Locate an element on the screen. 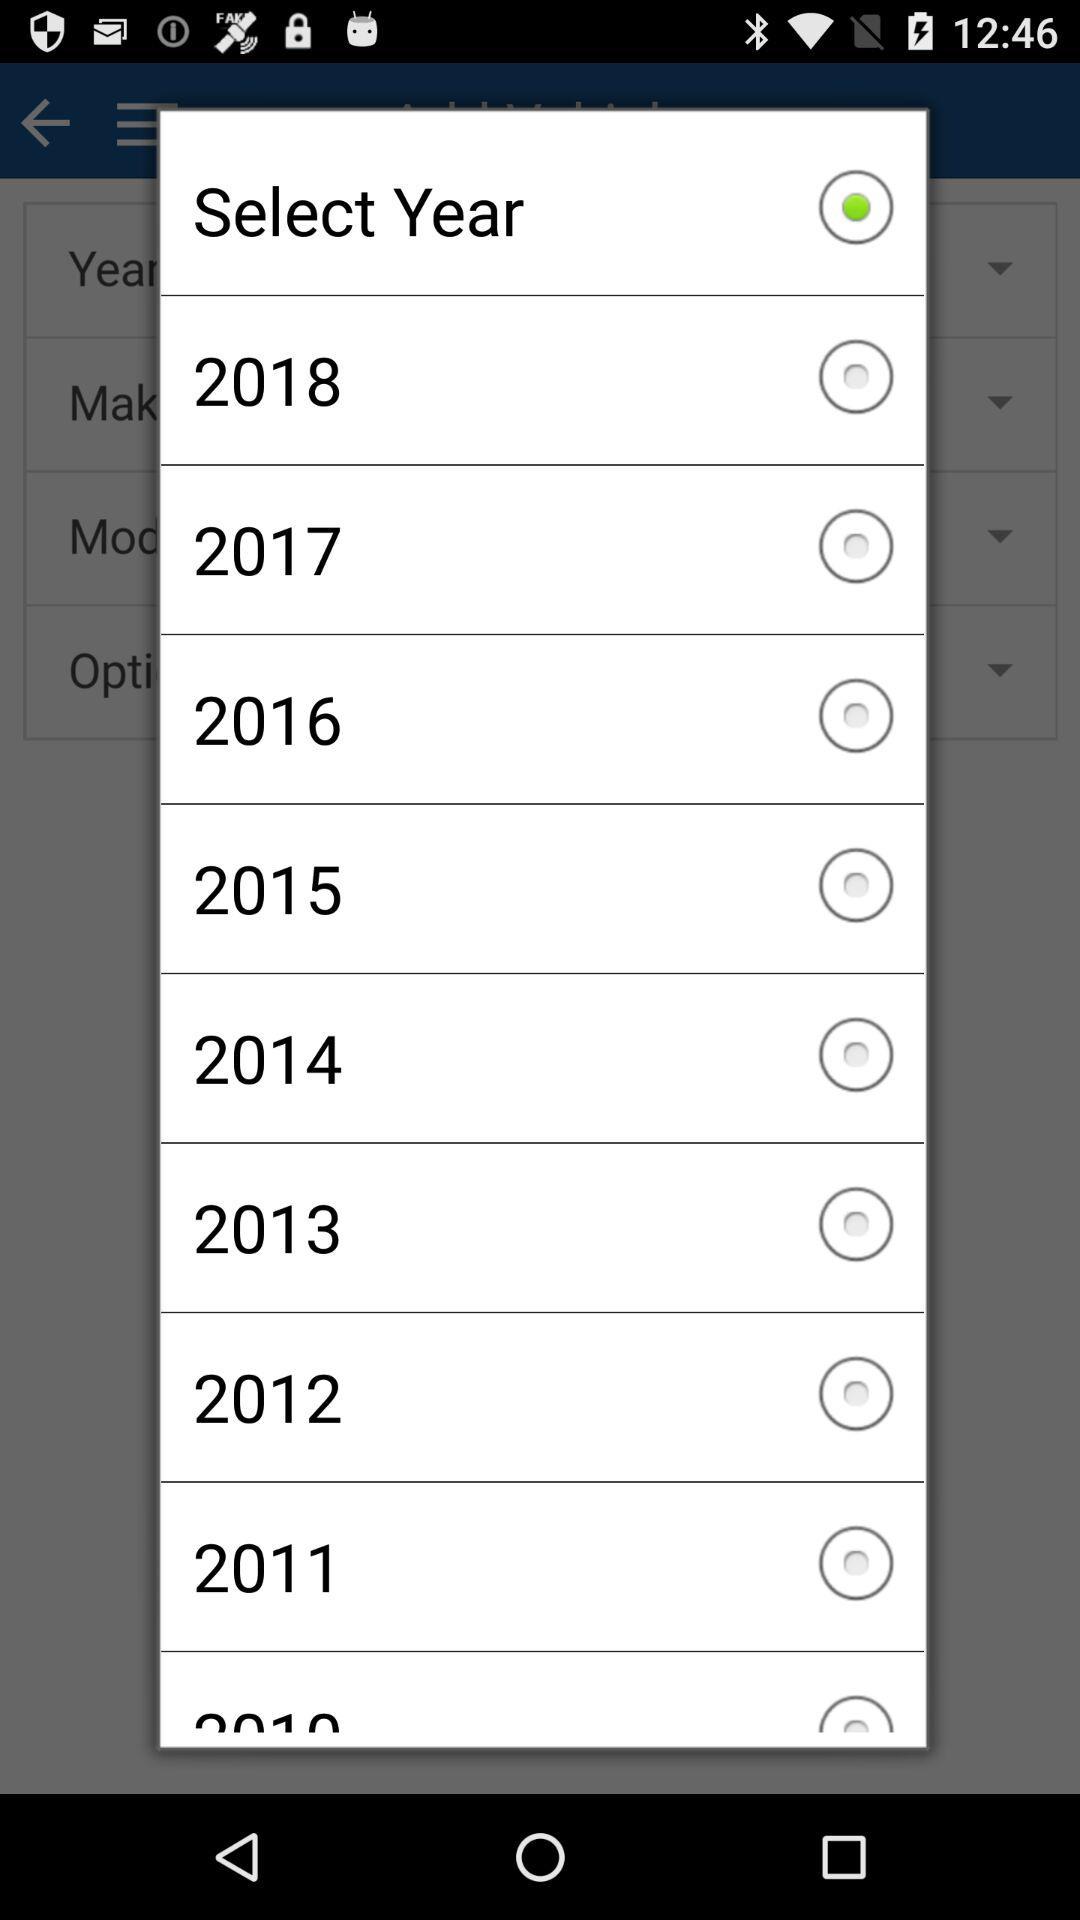  2014 icon is located at coordinates (542, 1057).